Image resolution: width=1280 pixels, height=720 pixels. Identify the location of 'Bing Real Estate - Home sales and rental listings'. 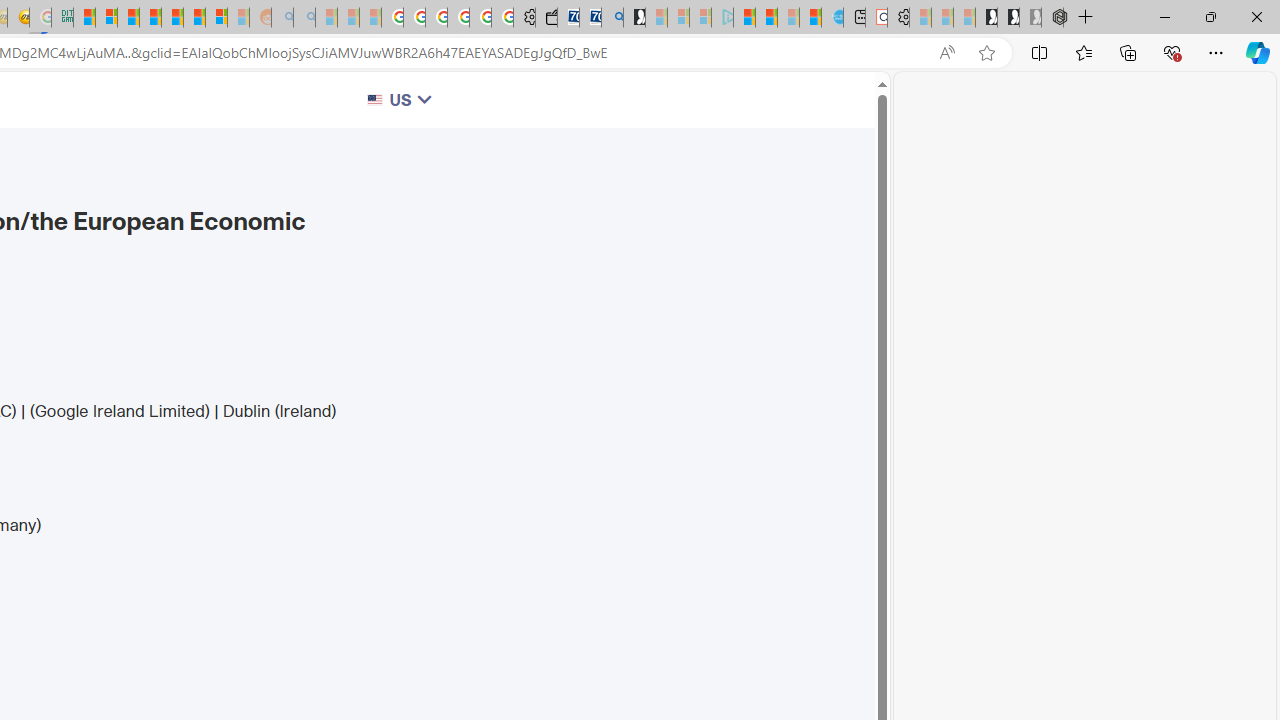
(611, 17).